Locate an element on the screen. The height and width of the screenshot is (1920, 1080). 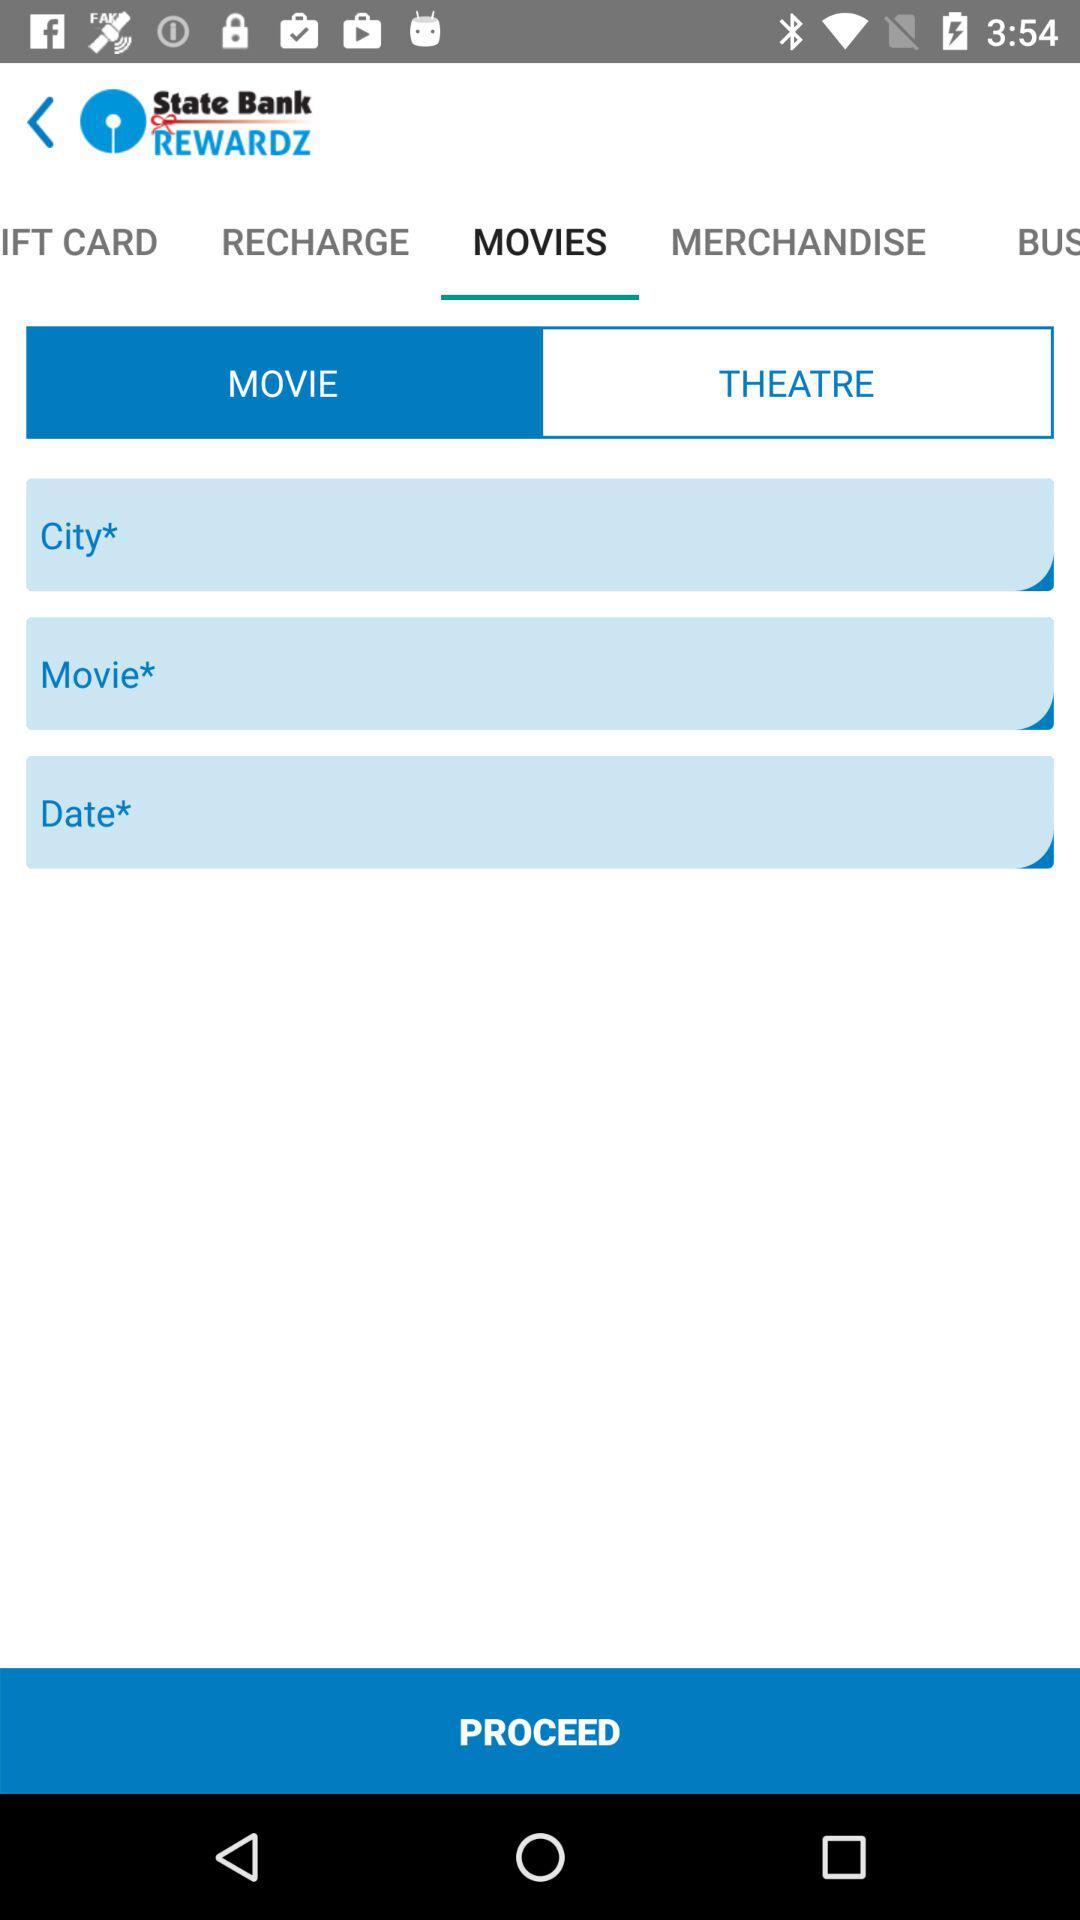
city text field is located at coordinates (540, 534).